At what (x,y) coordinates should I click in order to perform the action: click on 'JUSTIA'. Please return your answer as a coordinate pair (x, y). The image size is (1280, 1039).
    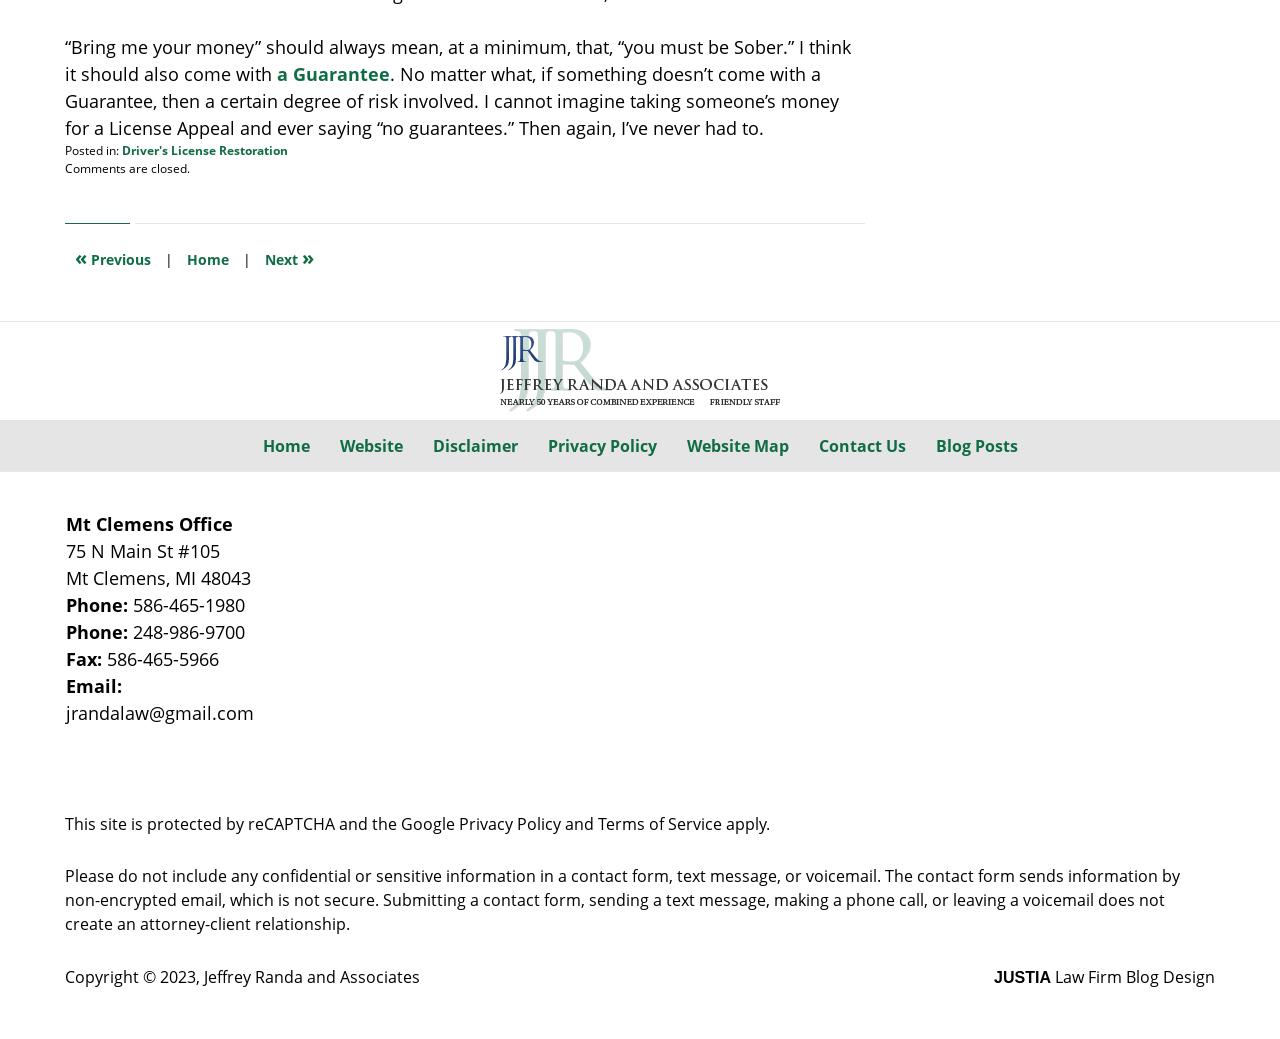
    Looking at the image, I should click on (1022, 977).